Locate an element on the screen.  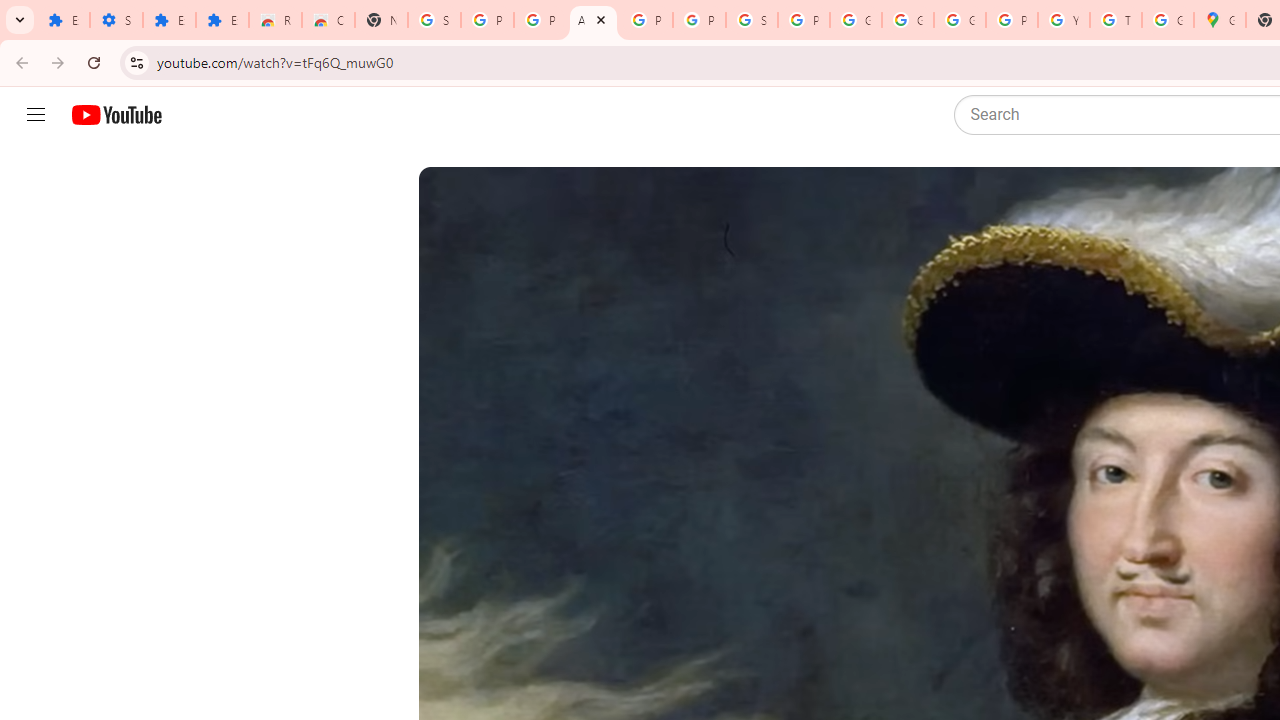
'New Tab' is located at coordinates (381, 20).